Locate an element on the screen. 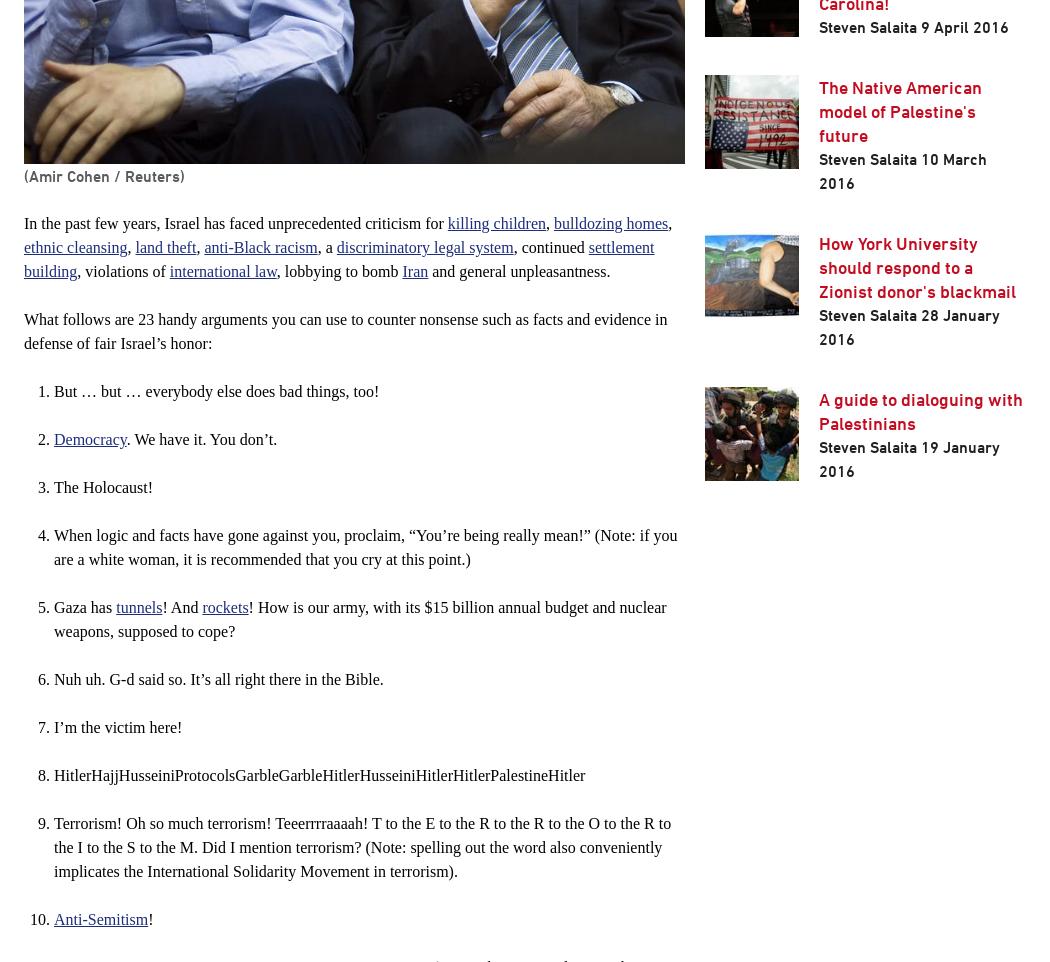 This screenshot has height=962, width=1050. ', violations of' is located at coordinates (121, 271).